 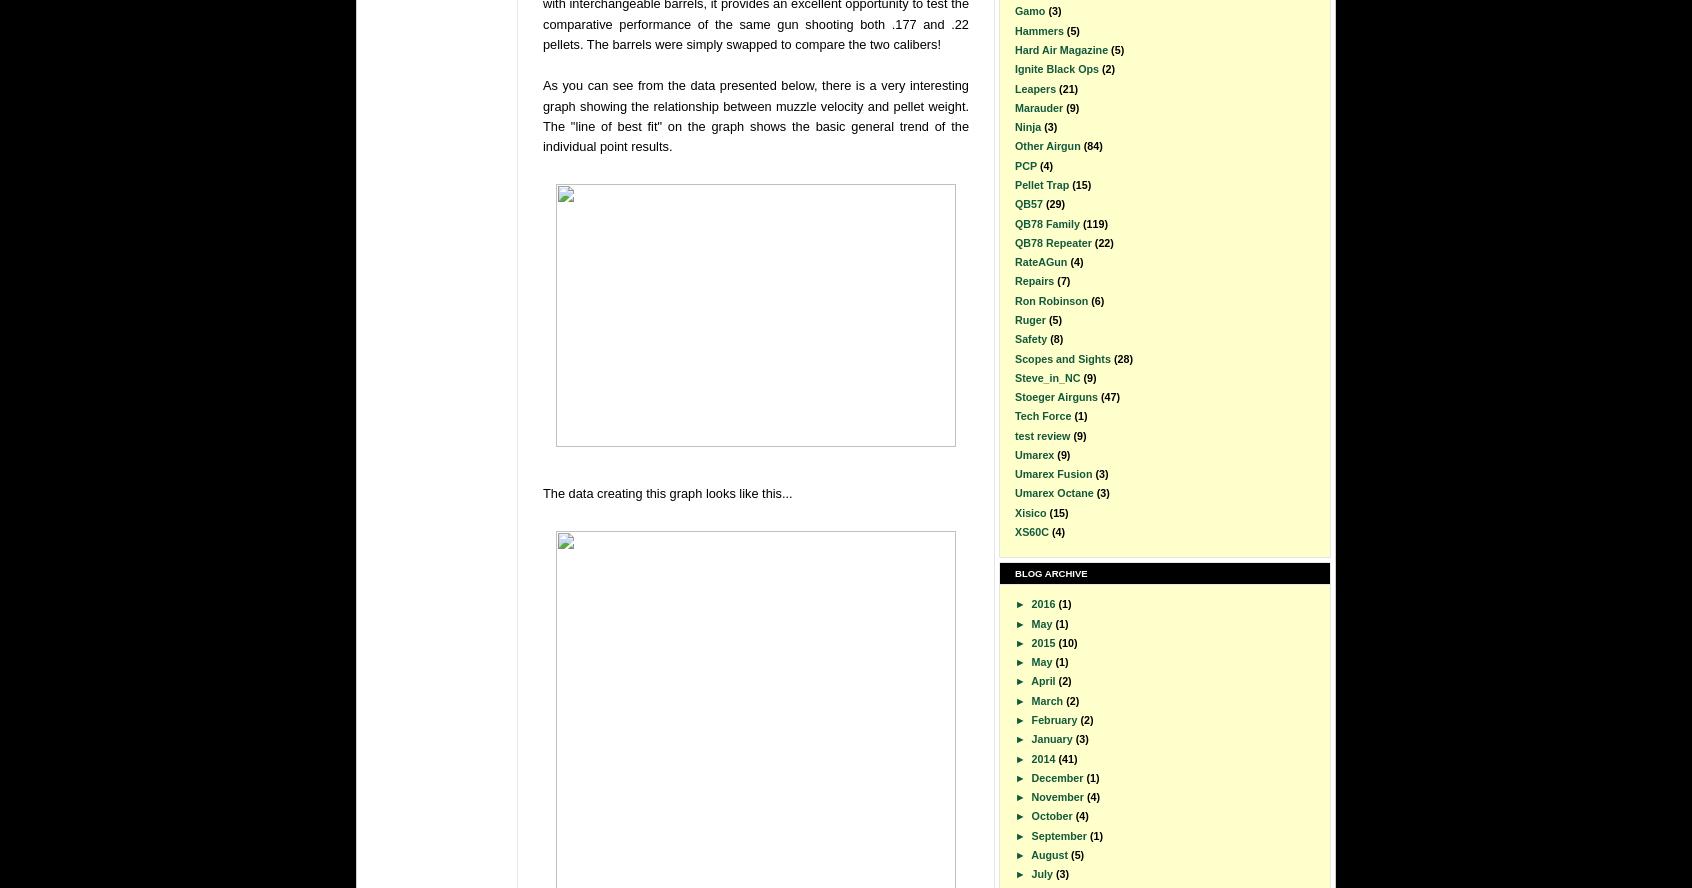 What do you see at coordinates (1046, 222) in the screenshot?
I see `'QB78 Family'` at bounding box center [1046, 222].